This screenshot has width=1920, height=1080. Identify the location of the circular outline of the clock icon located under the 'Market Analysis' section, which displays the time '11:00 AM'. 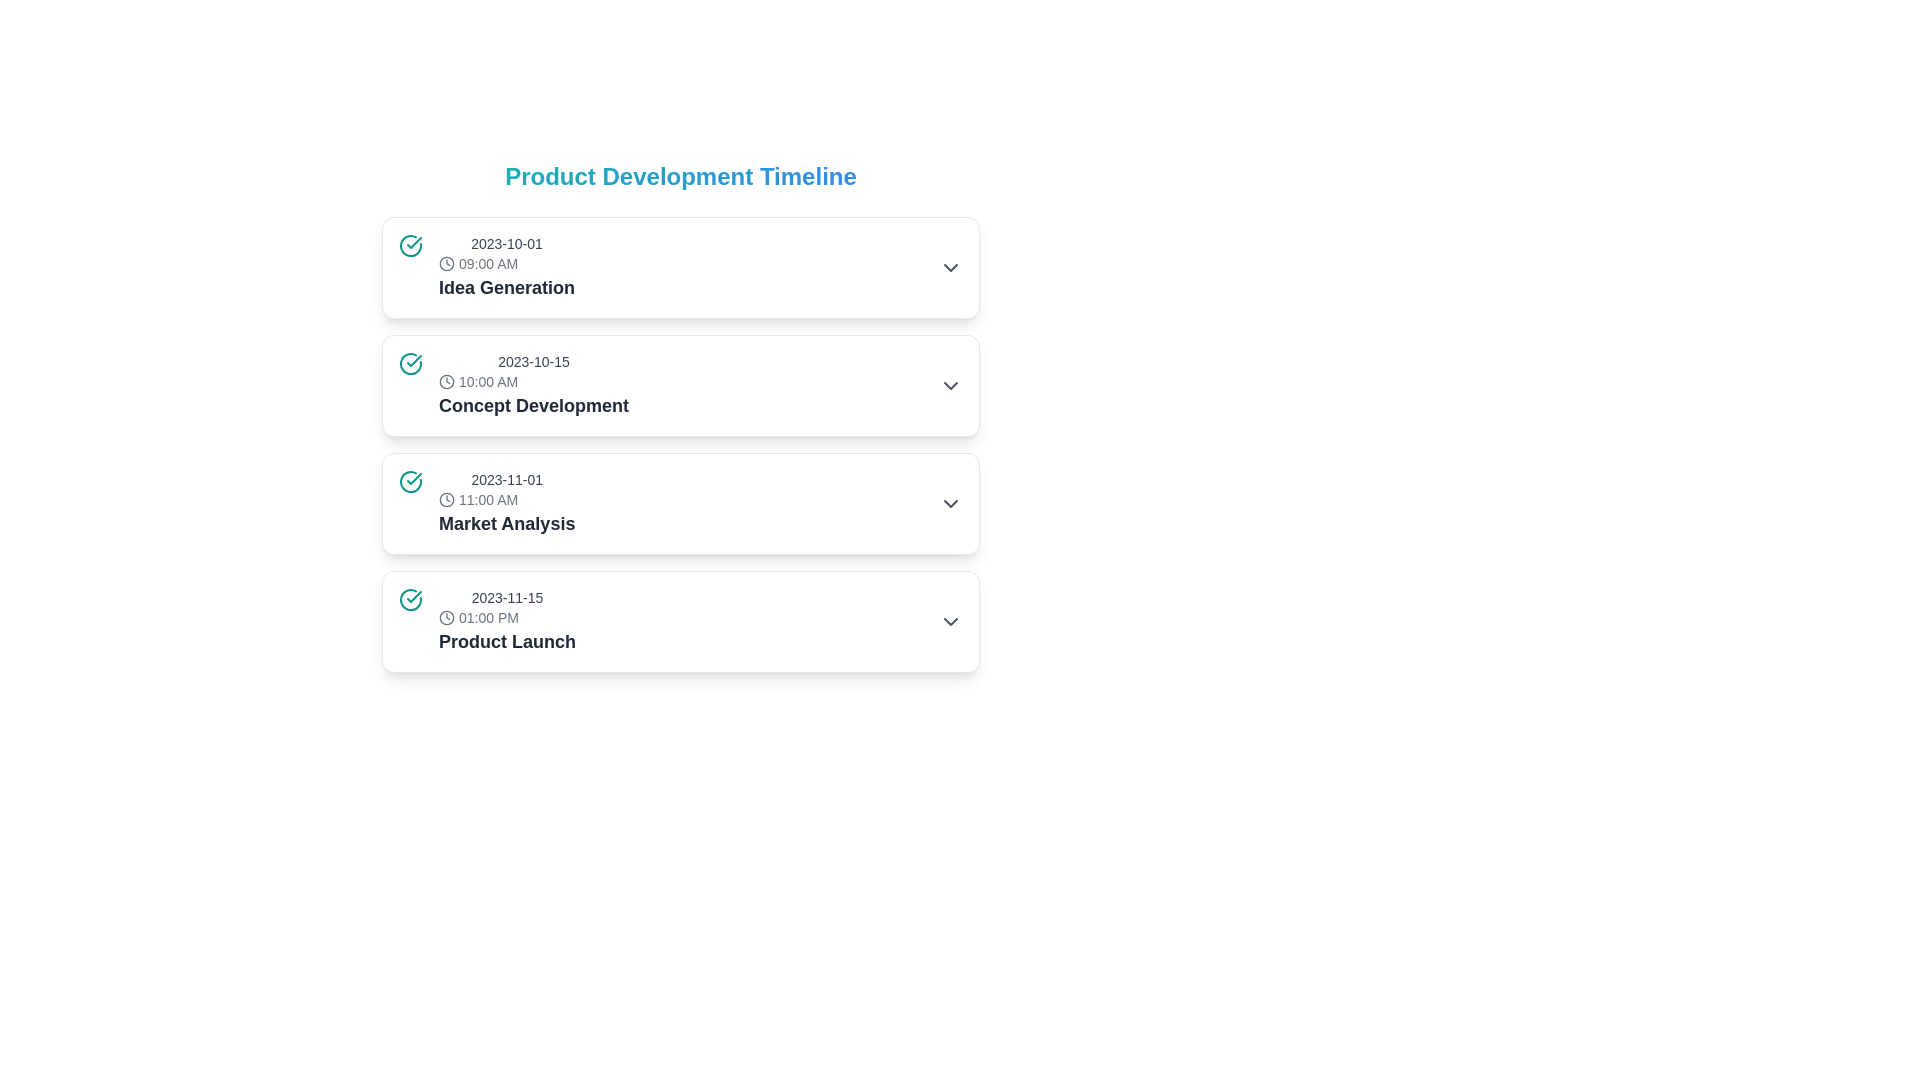
(445, 499).